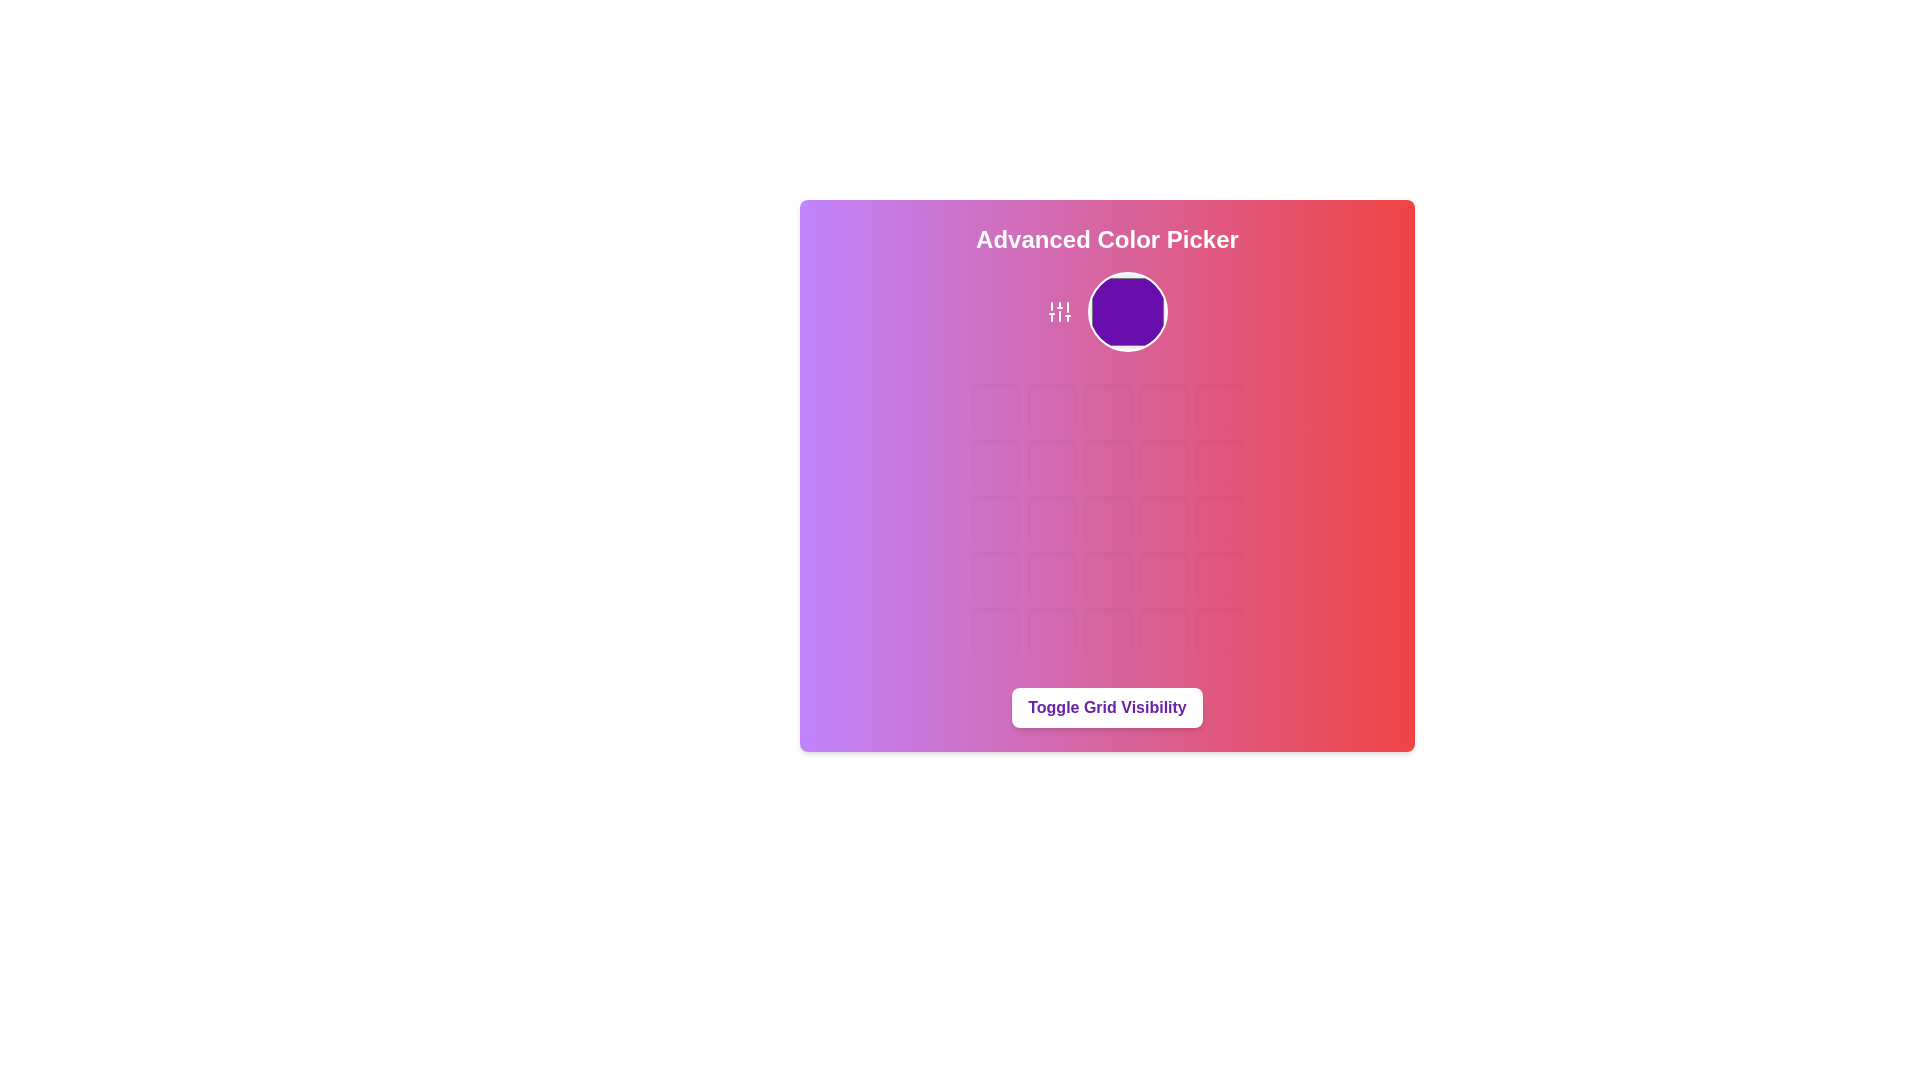  Describe the element at coordinates (1050, 519) in the screenshot. I see `the Interactive Grid Cell element located in the third row and second column of the 5x5 grid layout` at that location.